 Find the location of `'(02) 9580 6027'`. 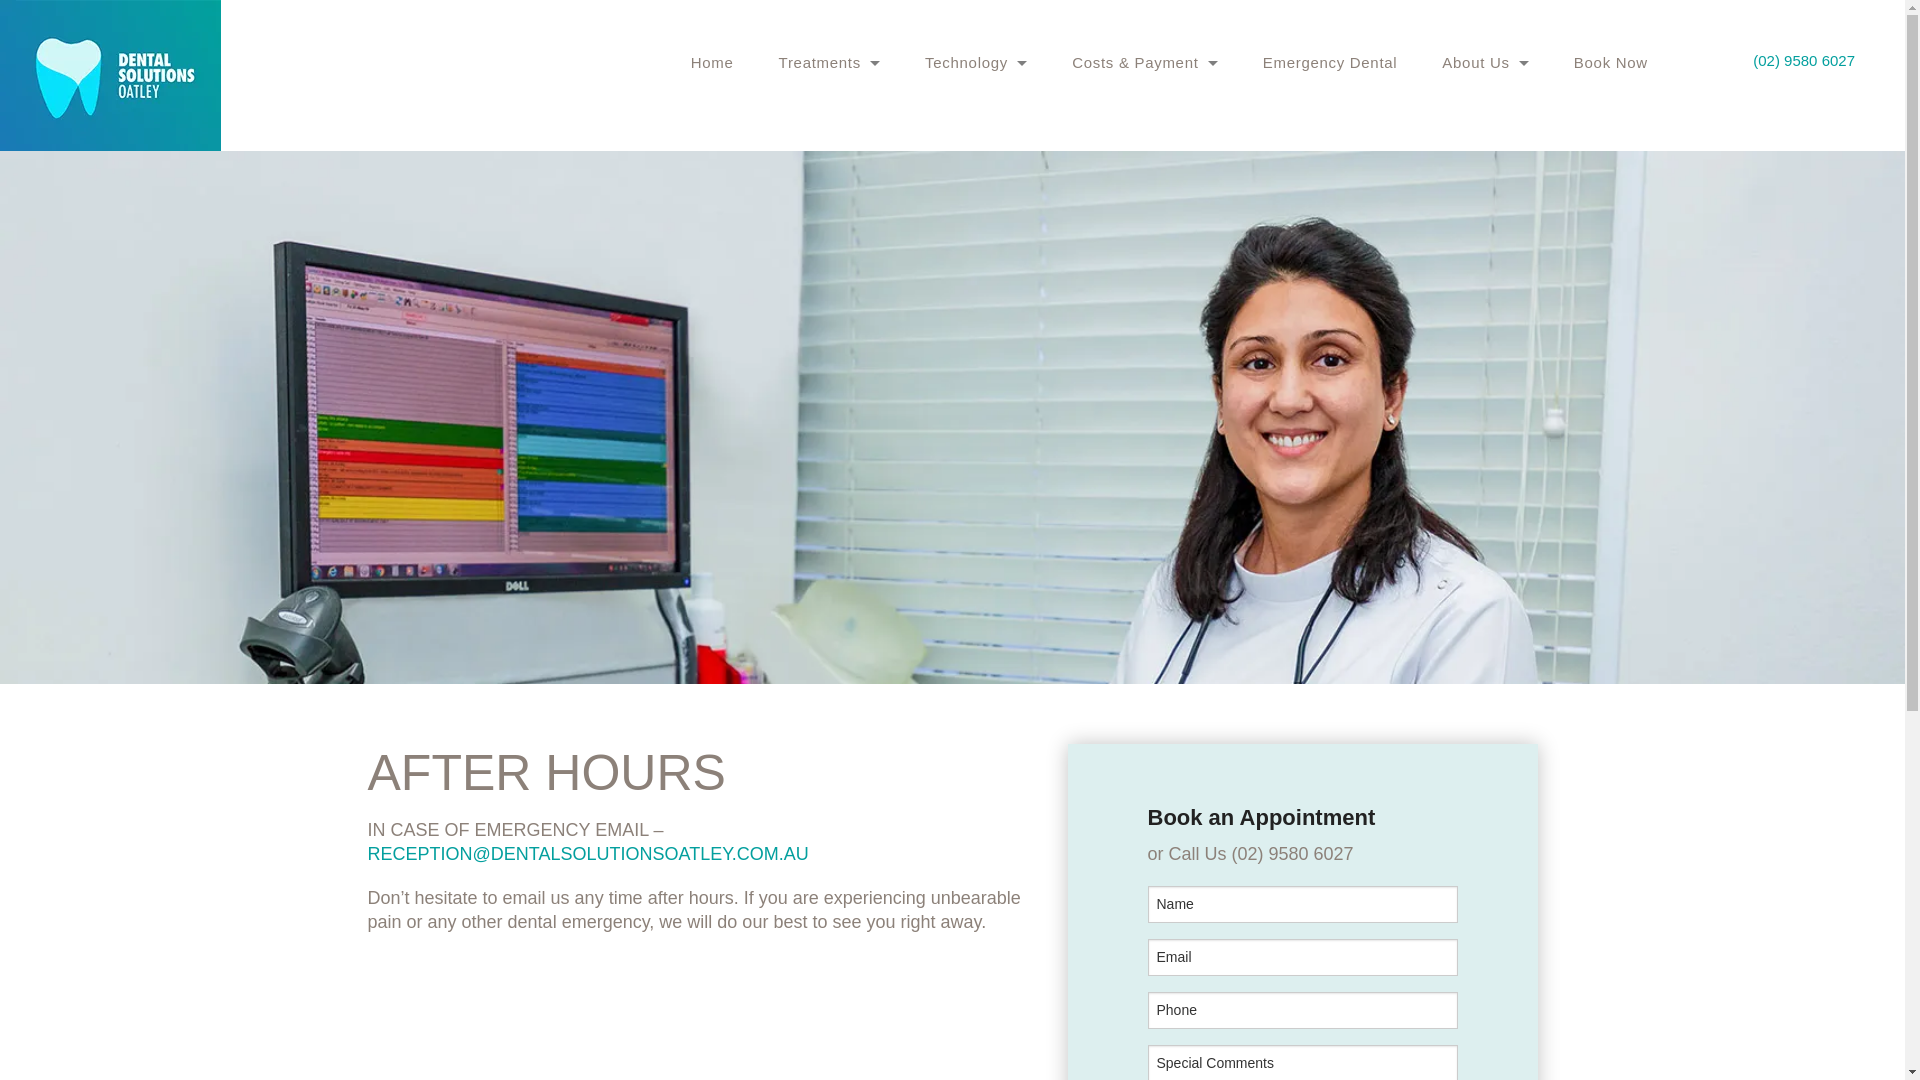

'(02) 9580 6027' is located at coordinates (1804, 59).